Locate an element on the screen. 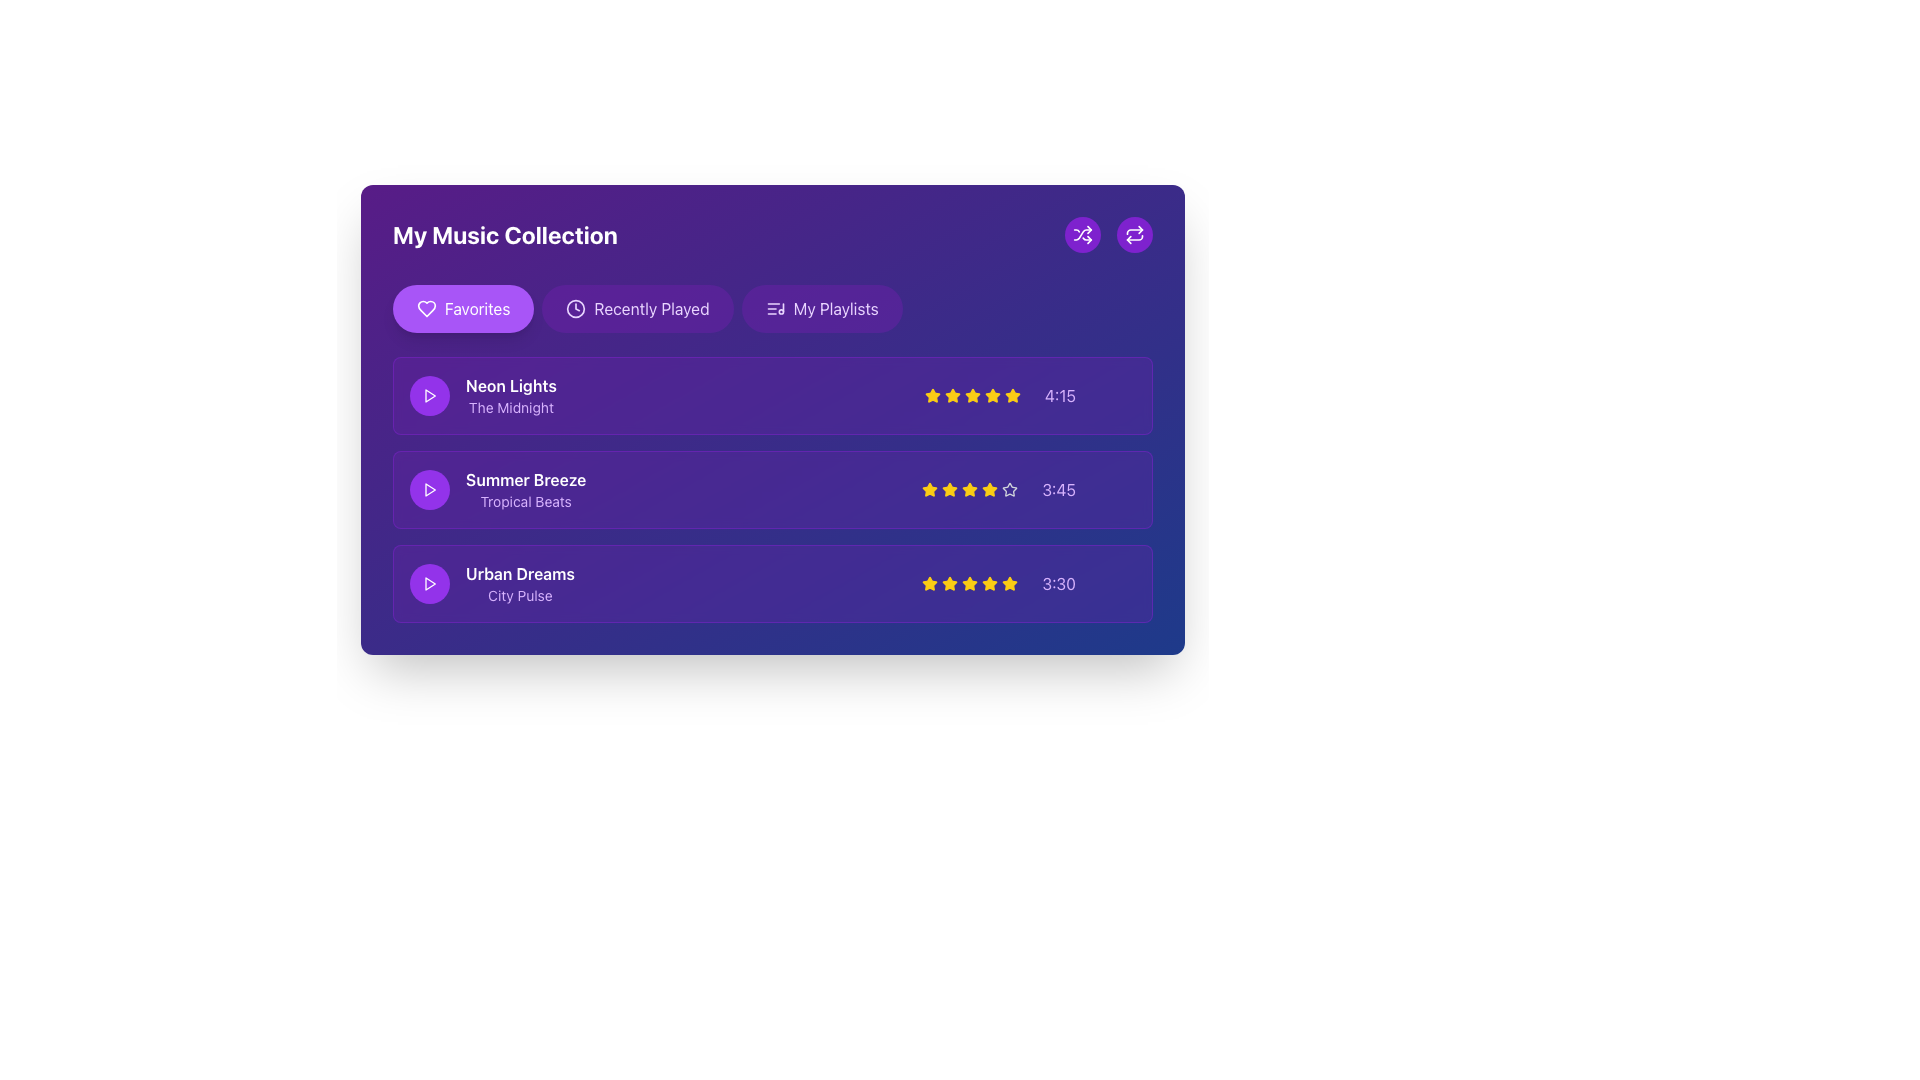  the play button for the track 'Neon Lights' to initiate audio playback is located at coordinates (429, 396).